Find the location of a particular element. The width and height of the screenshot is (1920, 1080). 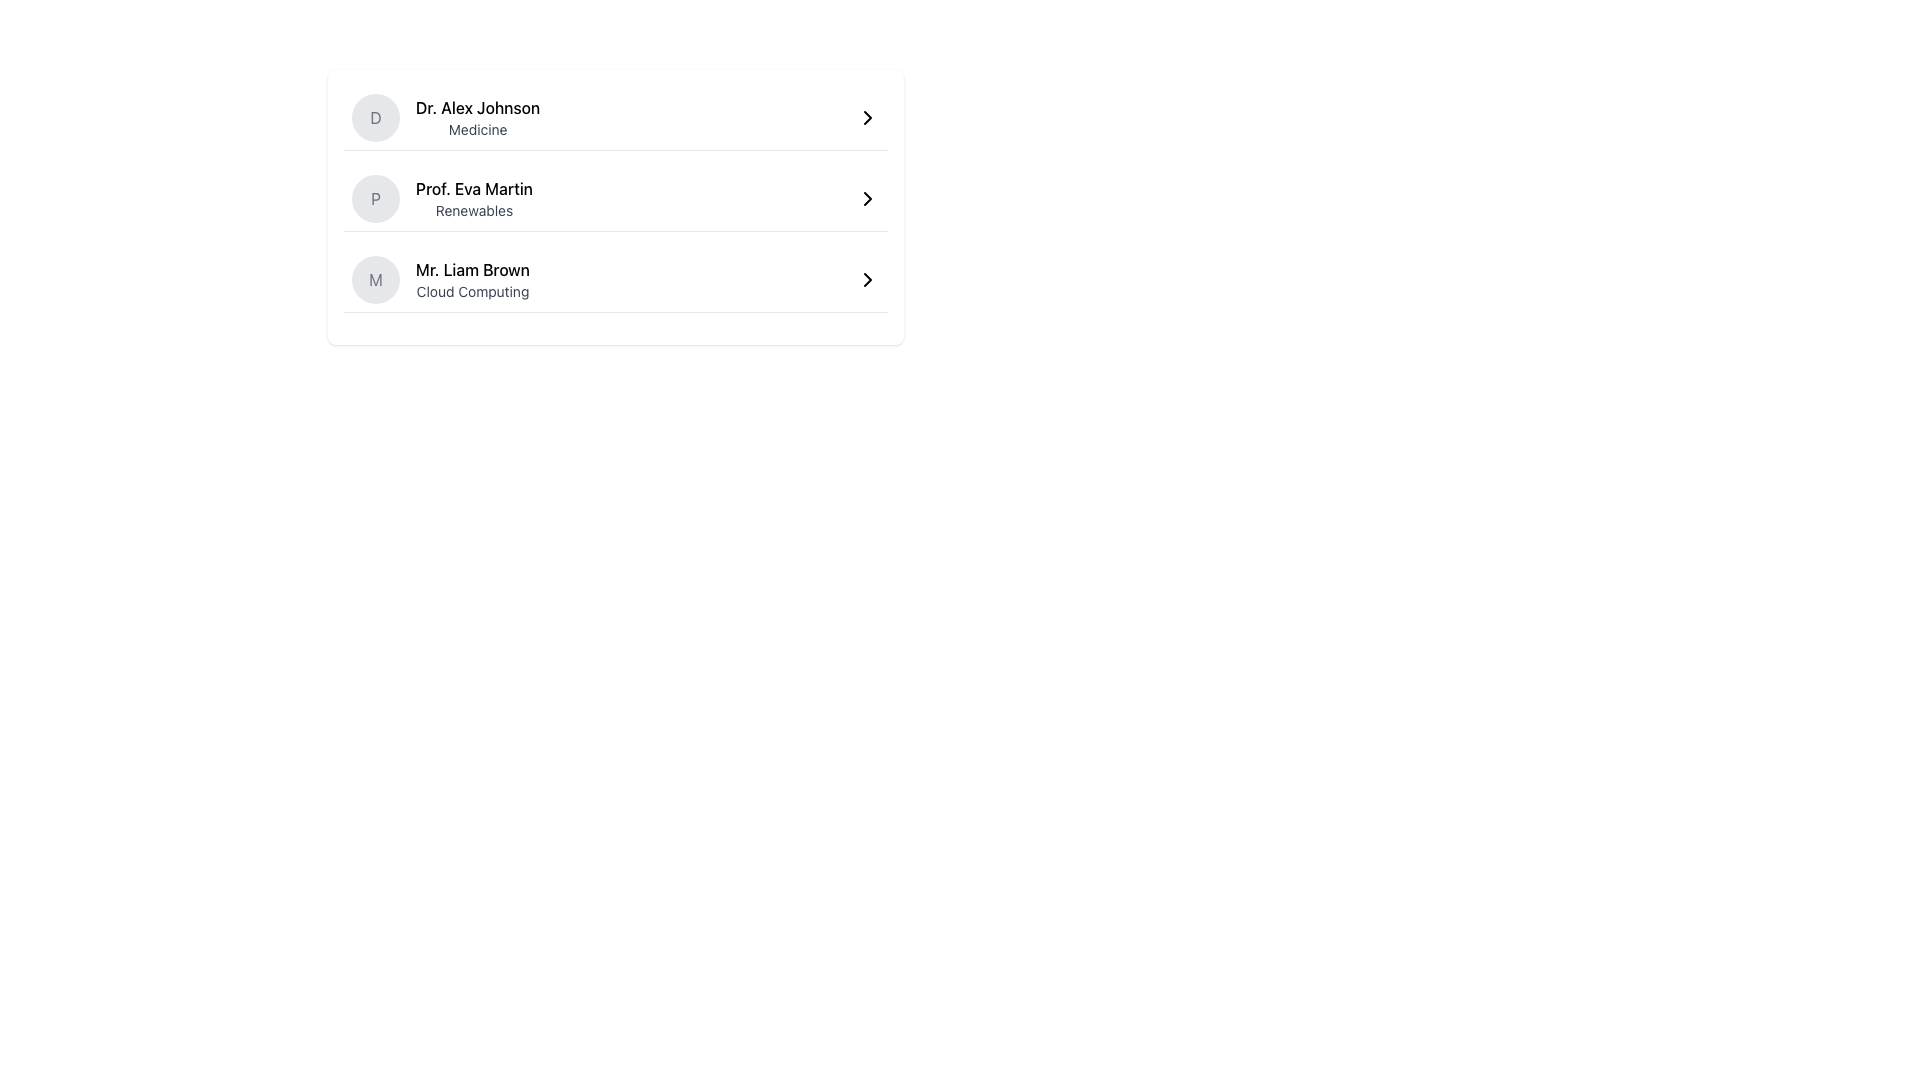

the right-facing chevron arrow icon located at the right end of the last list item for 'Mr. Liam Brown' with the subtitle 'Cloud Computing' is located at coordinates (868, 280).